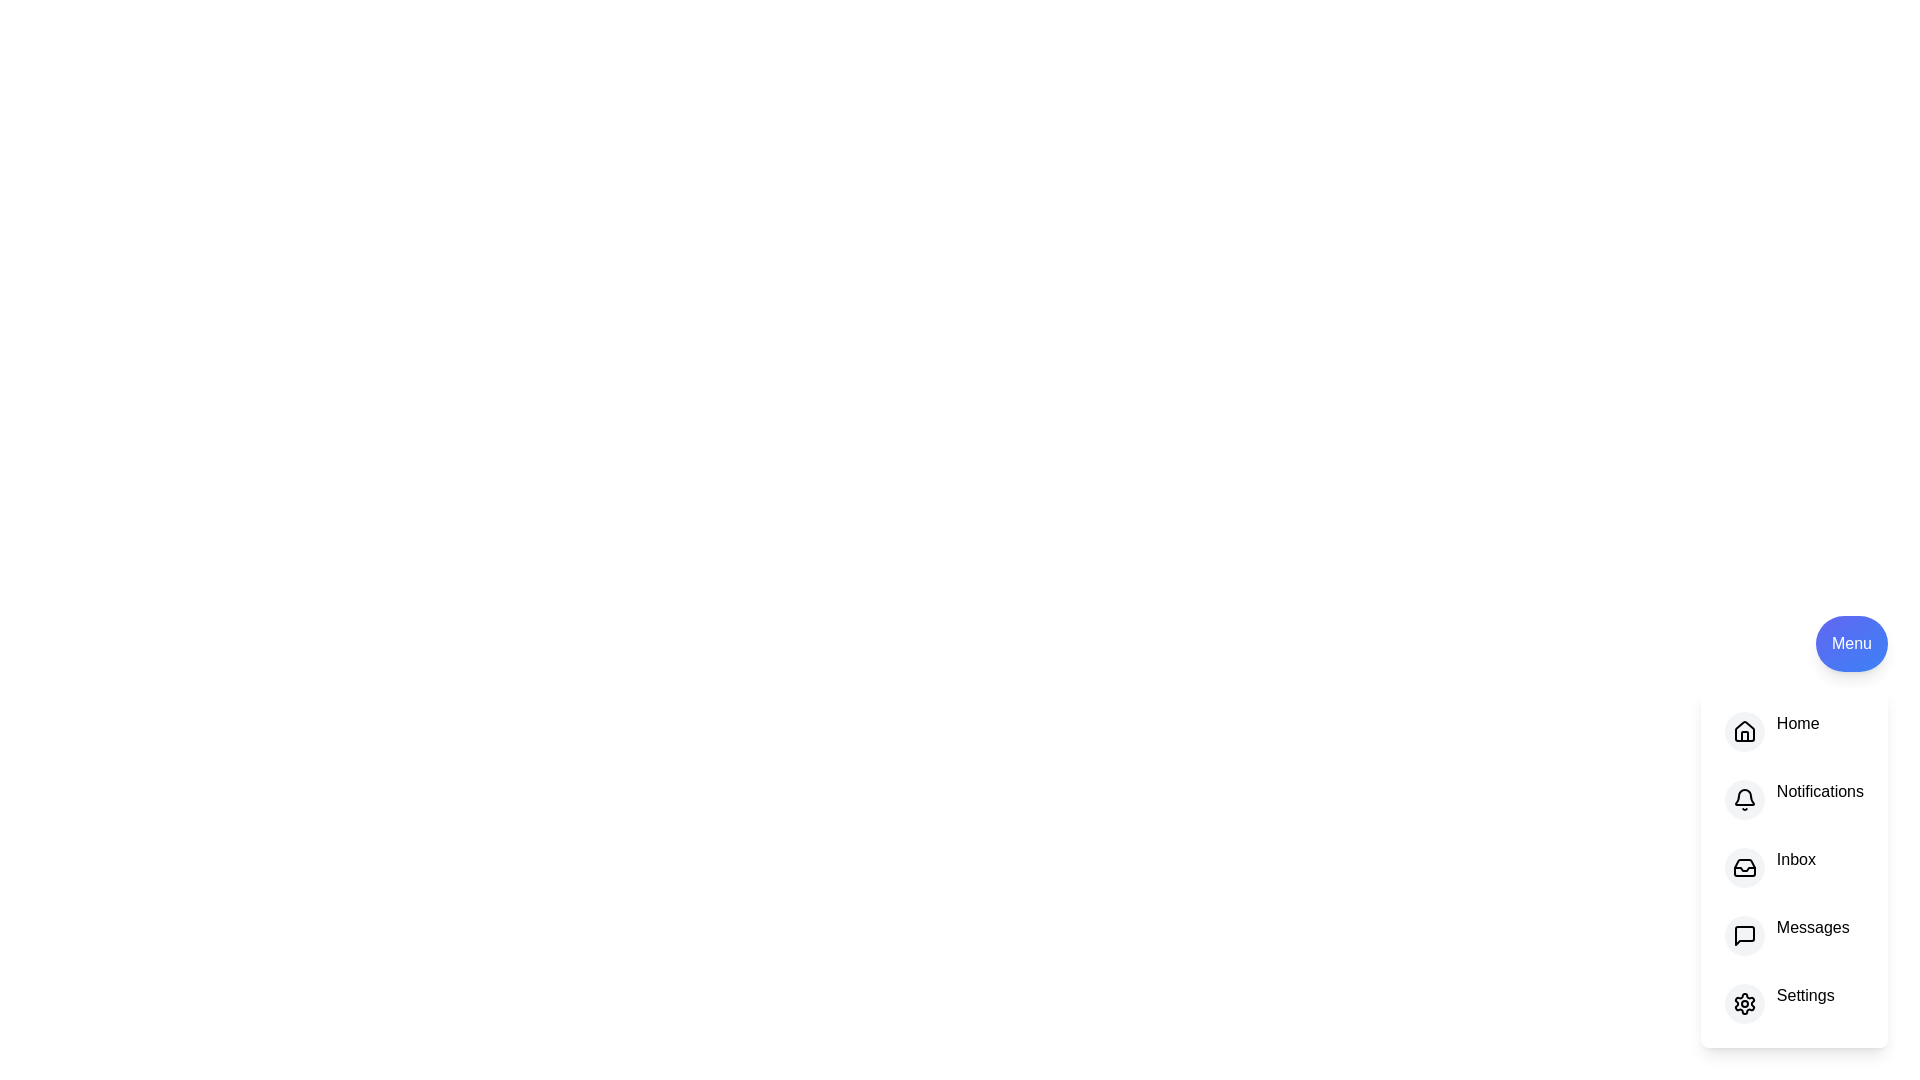 The width and height of the screenshot is (1920, 1080). Describe the element at coordinates (1742, 936) in the screenshot. I see `the option Messages from the menu` at that location.